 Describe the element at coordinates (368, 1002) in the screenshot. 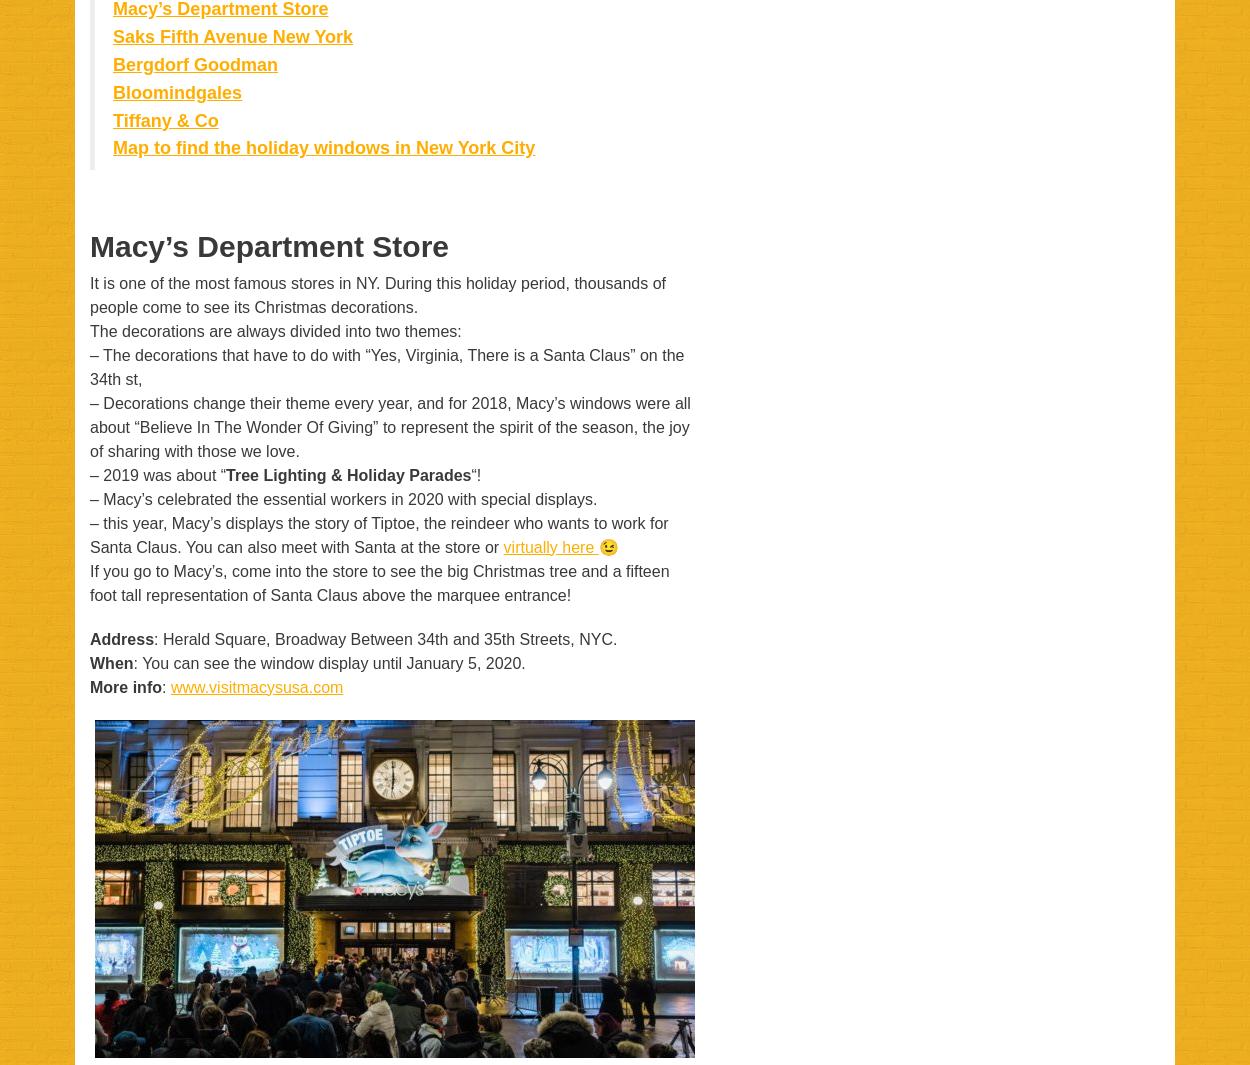

I see `'Facebook'` at that location.